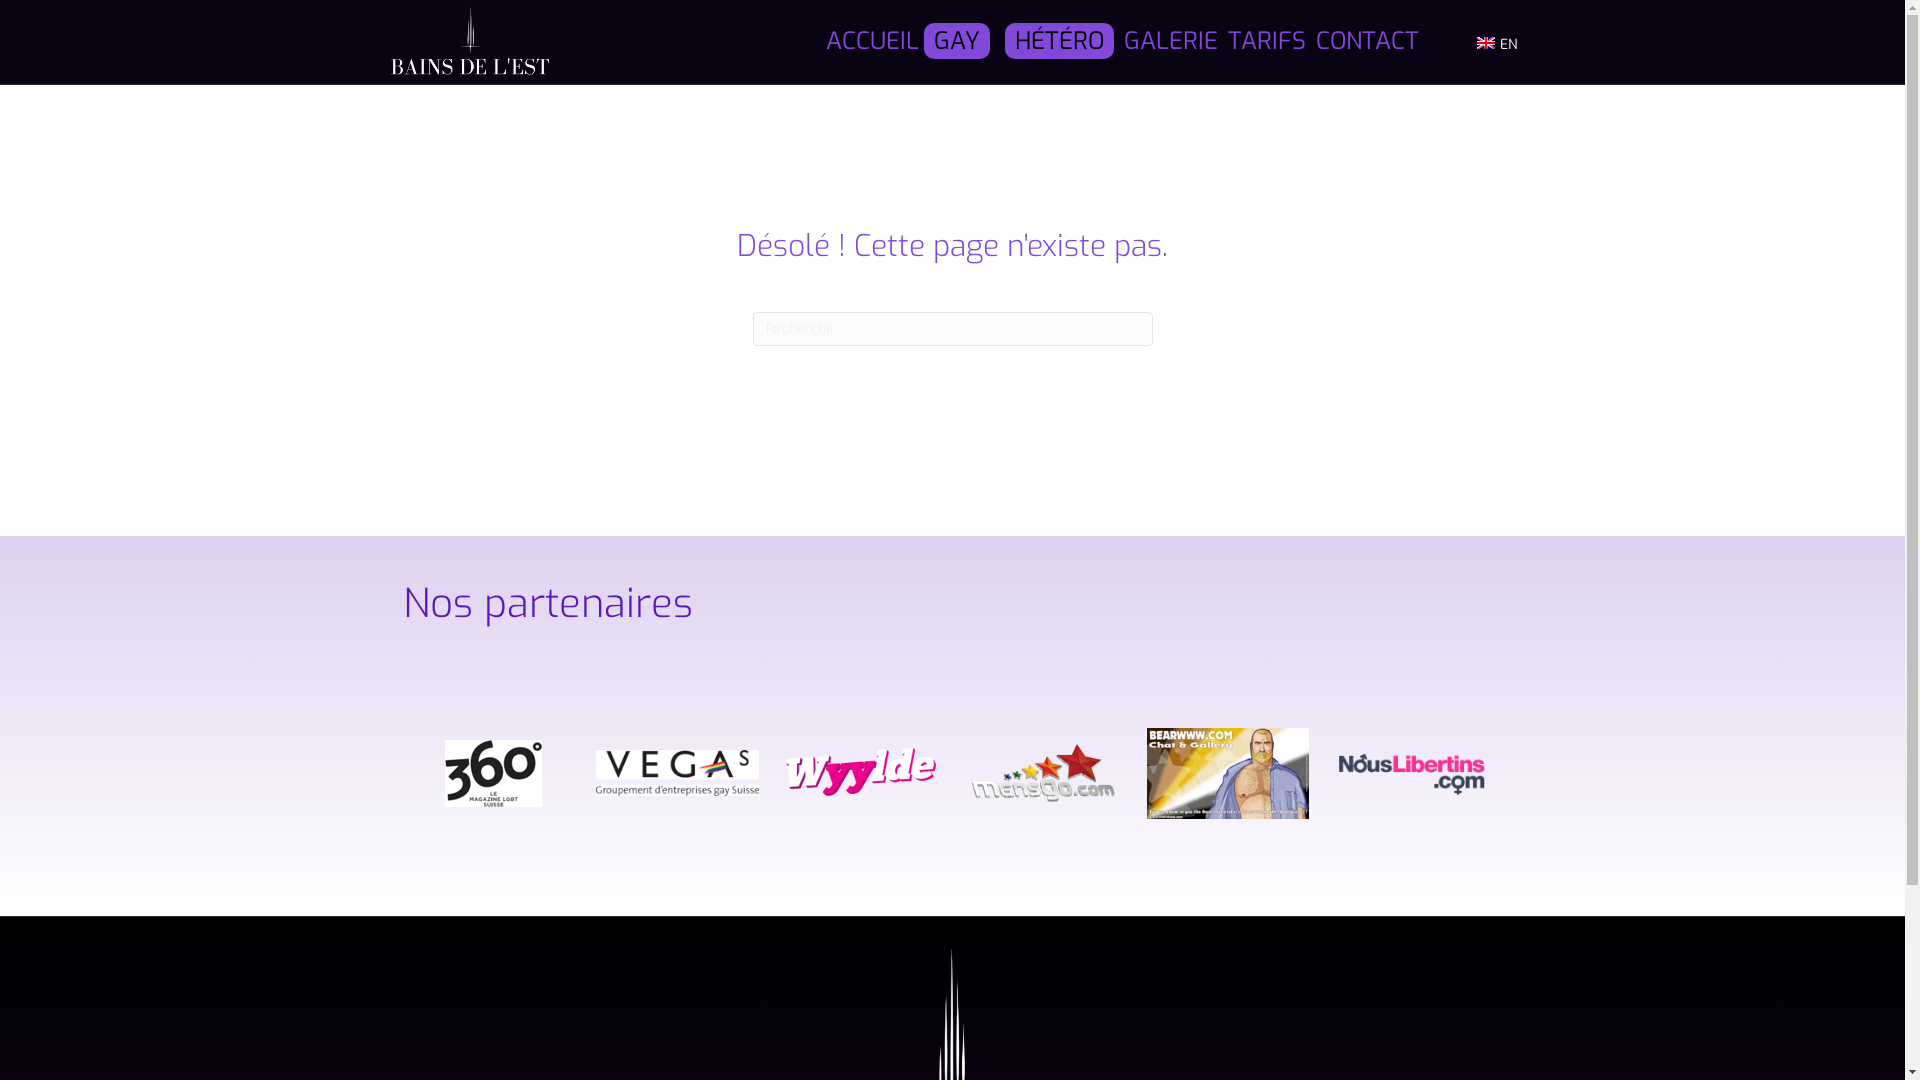 This screenshot has width=1920, height=1080. What do you see at coordinates (923, 41) in the screenshot?
I see `'GAY'` at bounding box center [923, 41].